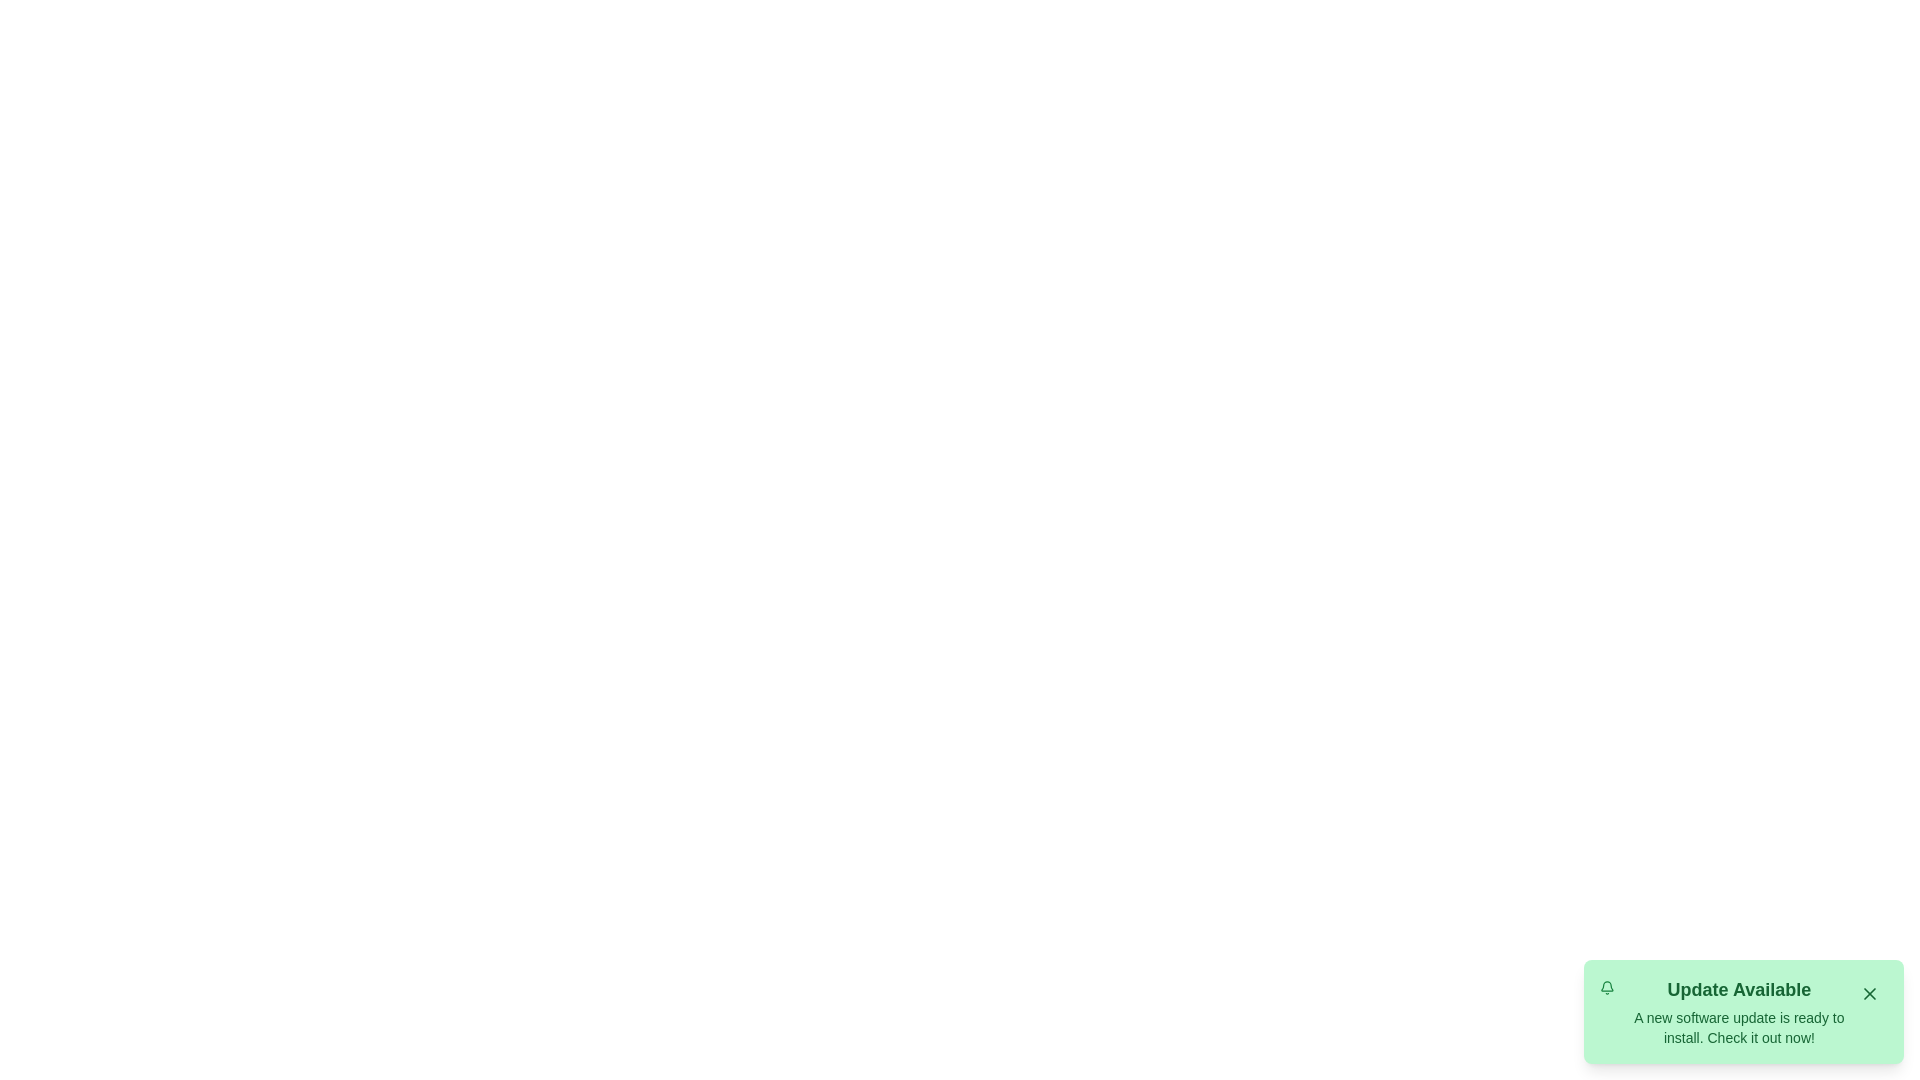  What do you see at coordinates (1738, 1011) in the screenshot?
I see `the text label that displays 'Update Available' and its description about the software update` at bounding box center [1738, 1011].